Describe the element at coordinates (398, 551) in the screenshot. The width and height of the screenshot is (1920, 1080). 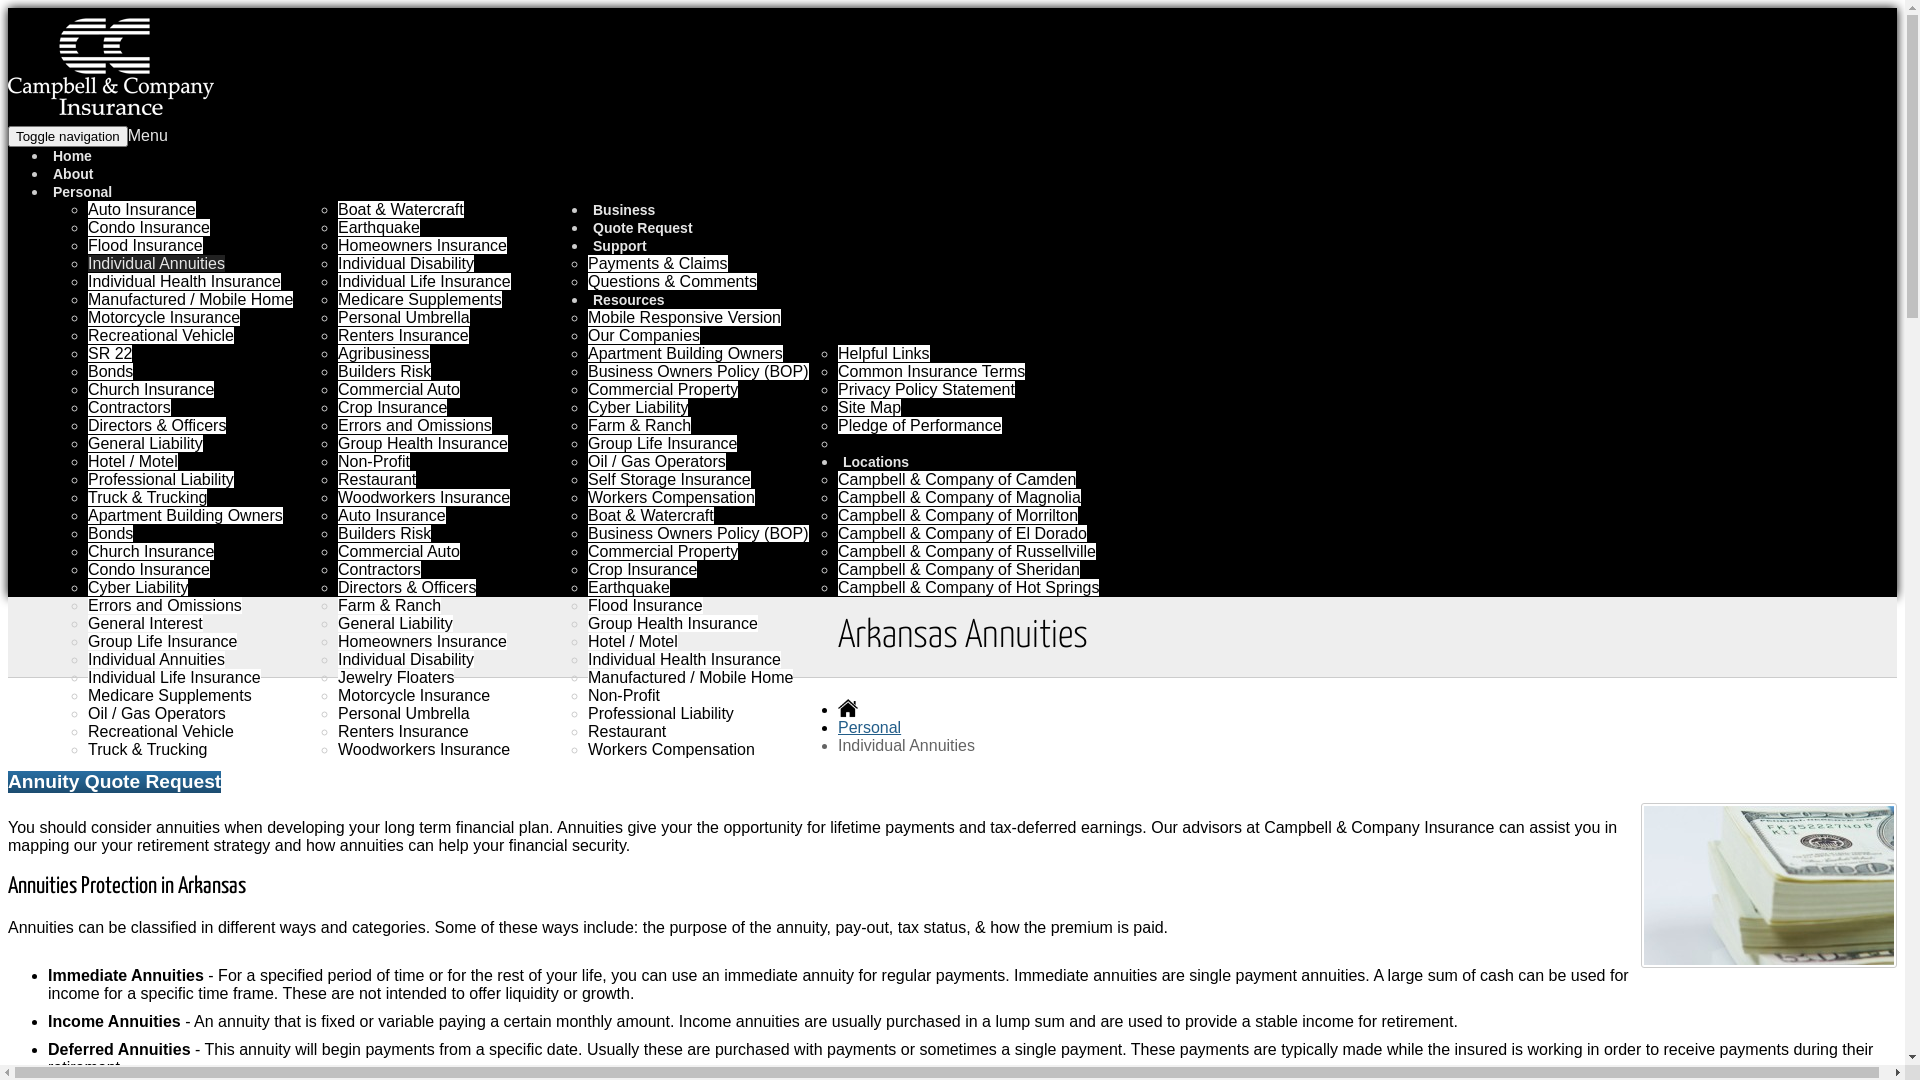
I see `'Commercial Auto'` at that location.